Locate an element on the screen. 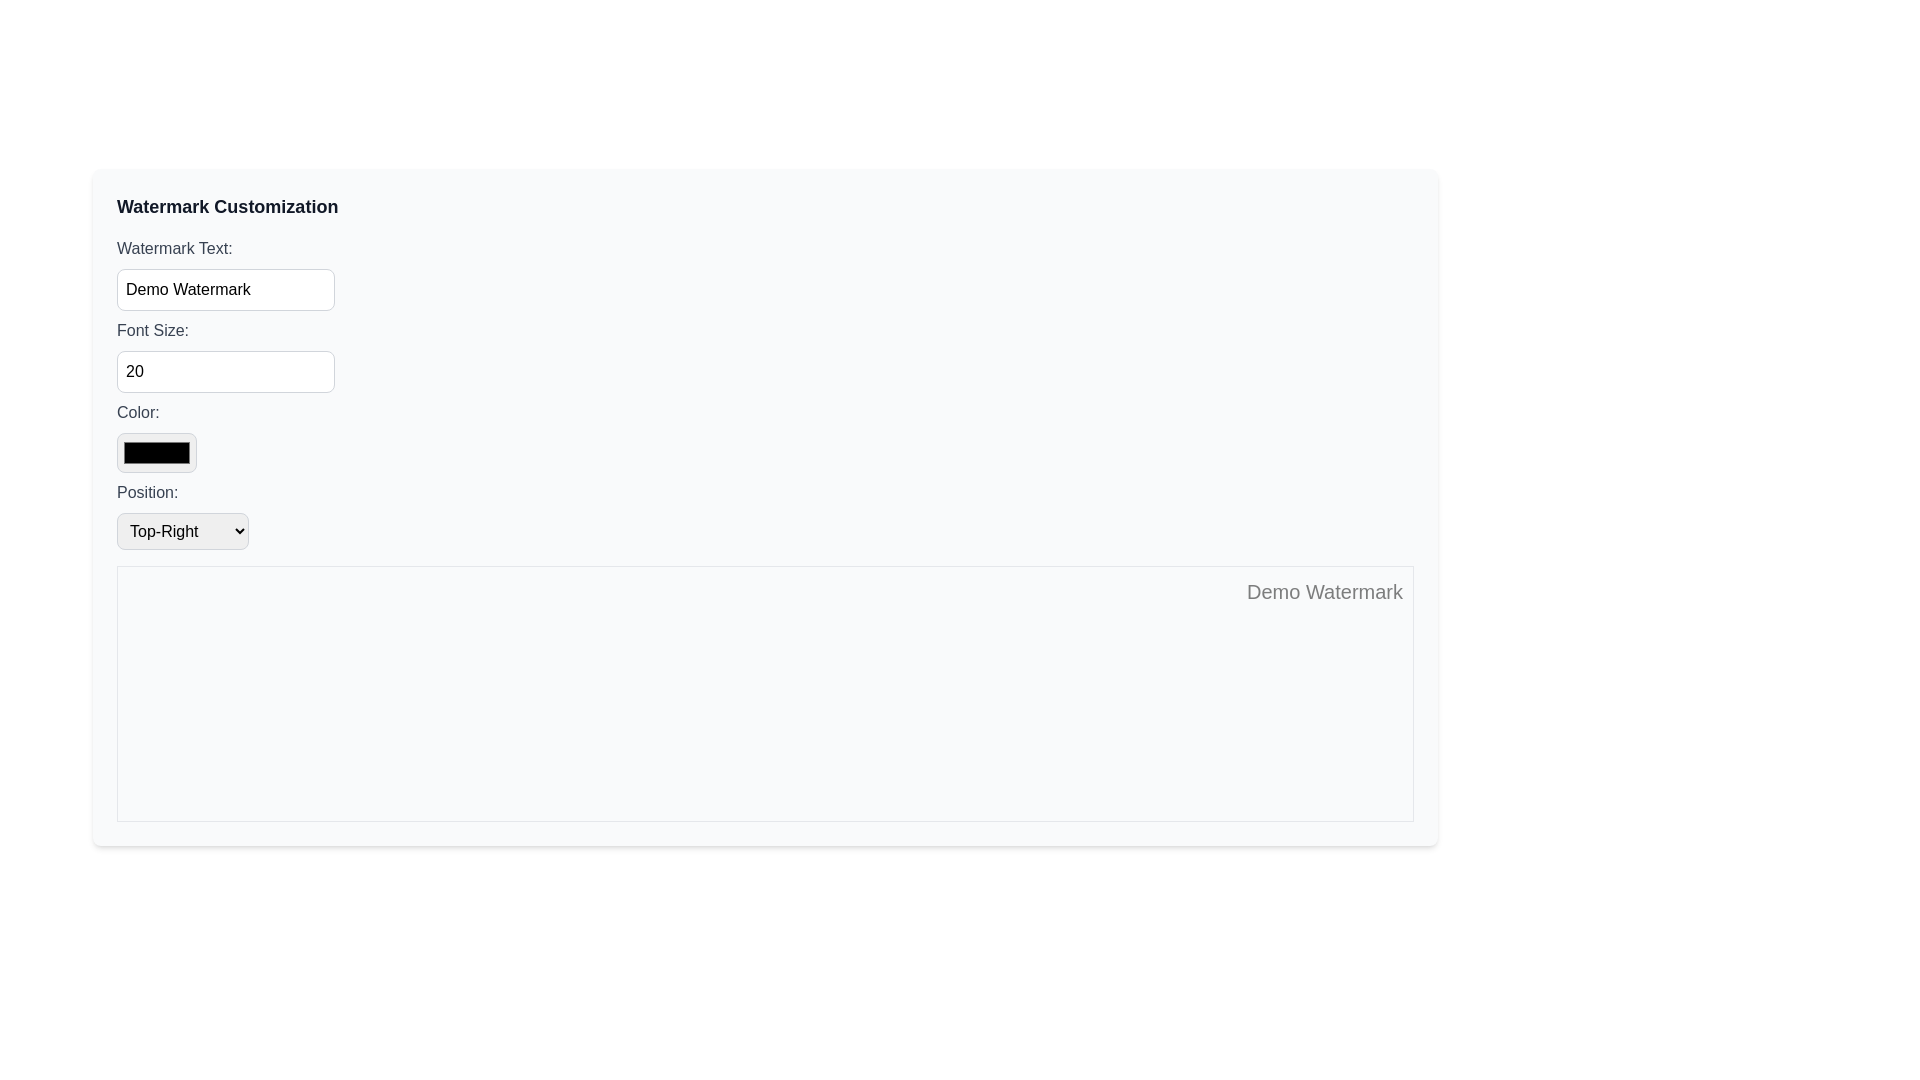 Image resolution: width=1920 pixels, height=1080 pixels. the Color input field for watermark customization, allowing keyboard navigation for color selection is located at coordinates (156, 452).